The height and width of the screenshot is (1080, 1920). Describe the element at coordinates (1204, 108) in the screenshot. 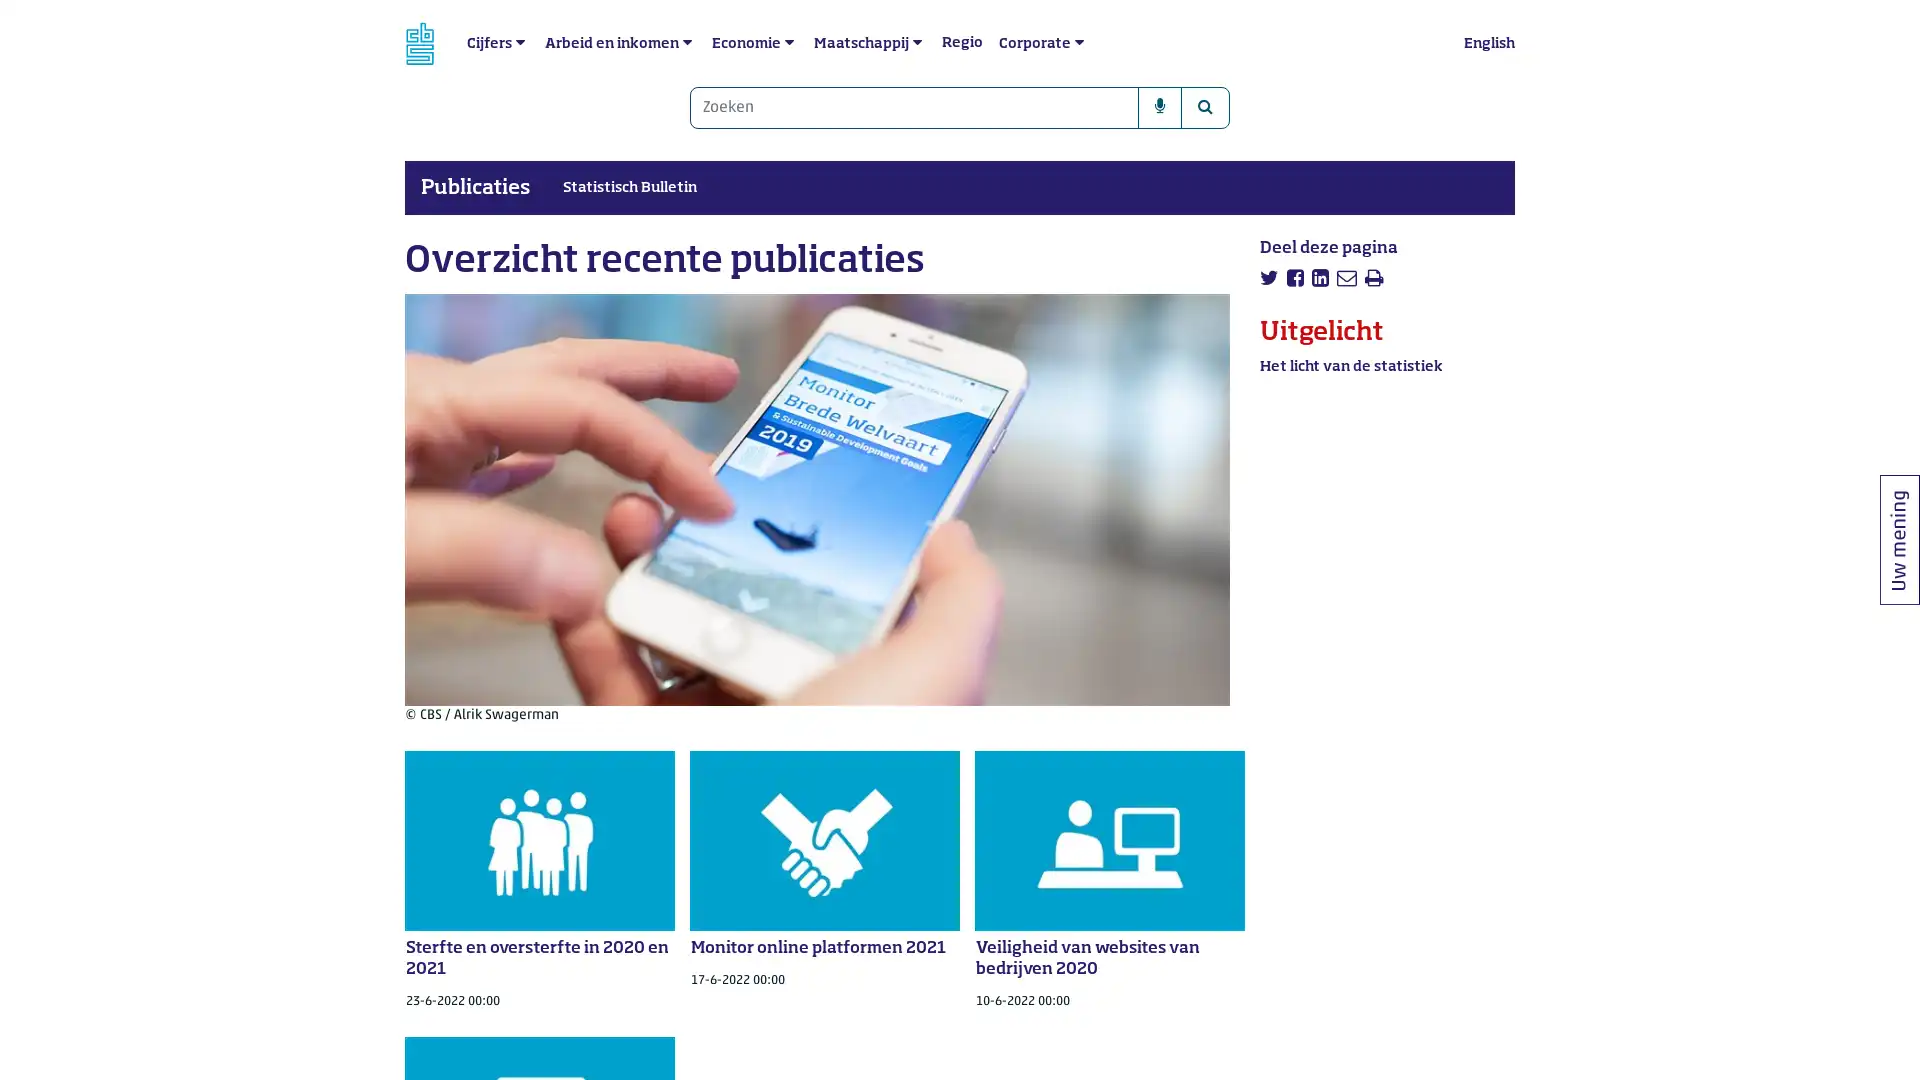

I see `Zoeken` at that location.